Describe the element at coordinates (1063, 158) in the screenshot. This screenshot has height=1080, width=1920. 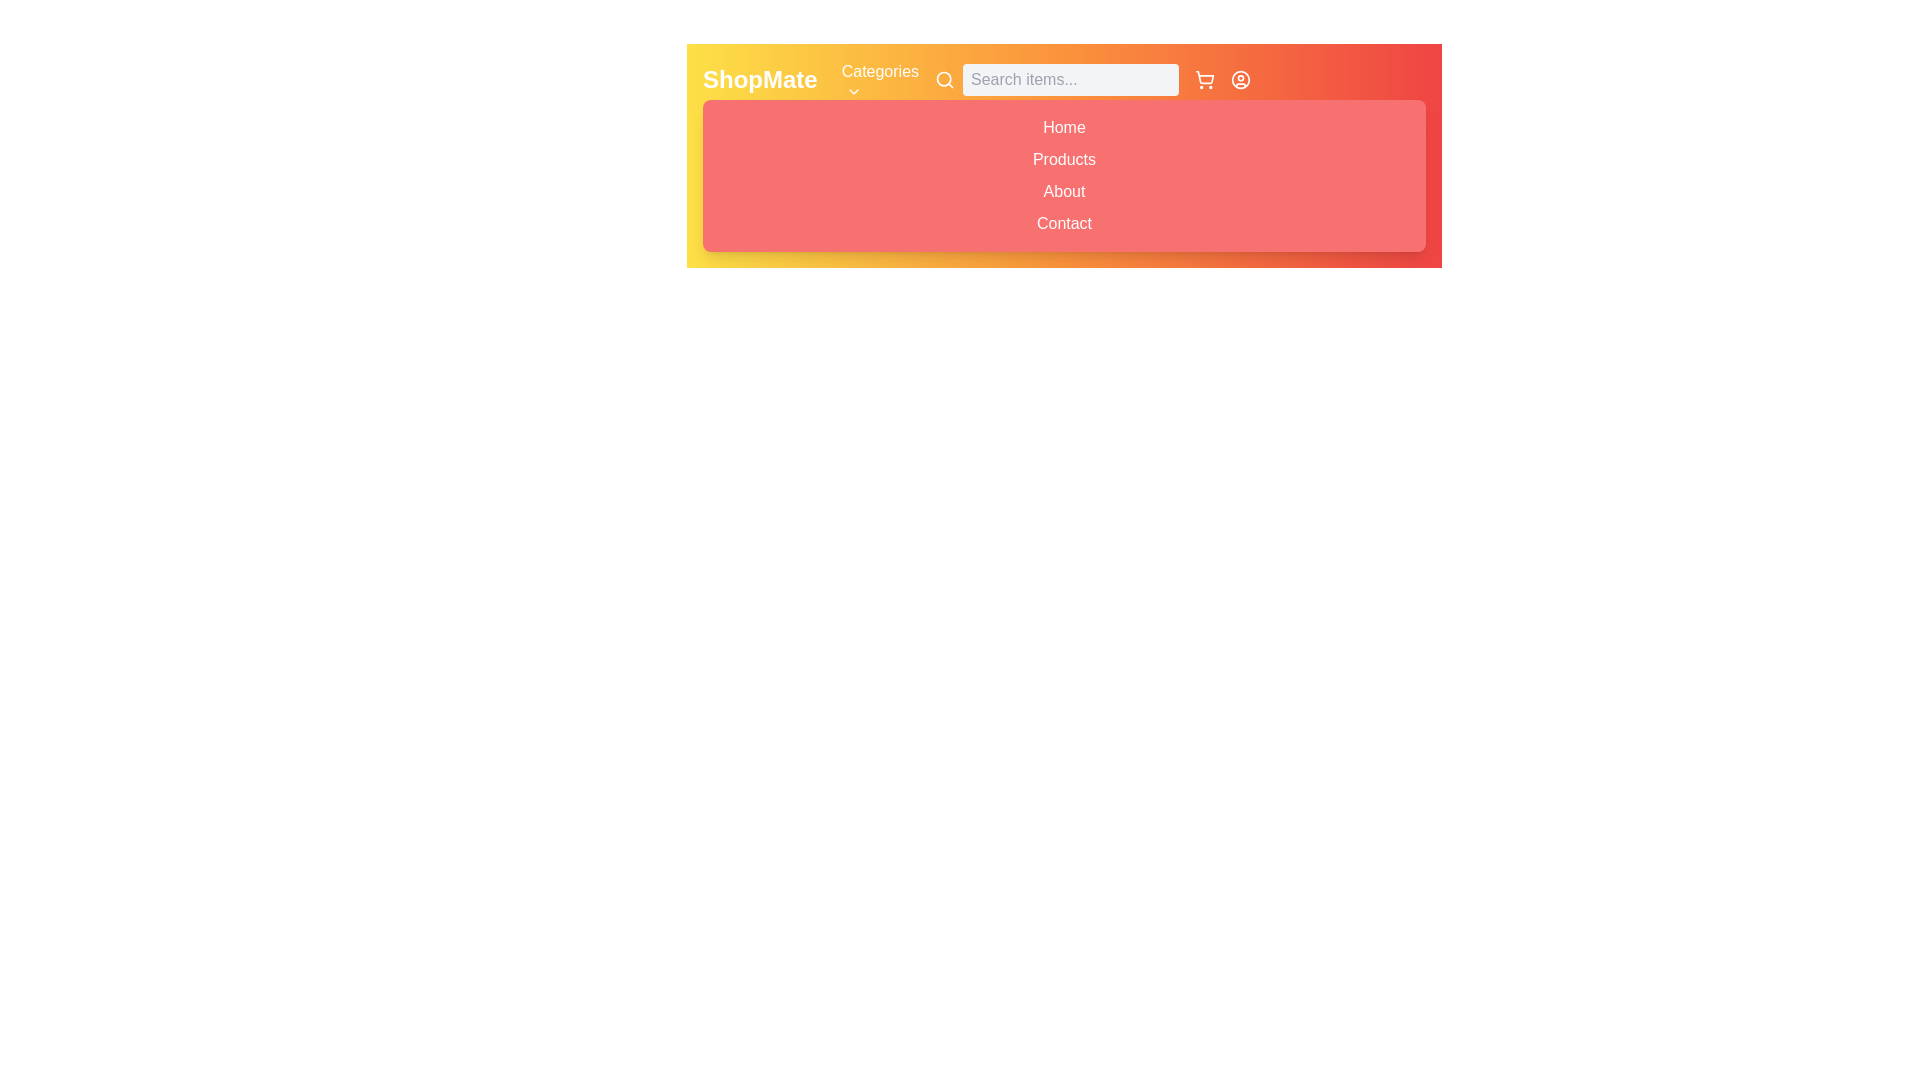
I see `the 'Products' hyperlink in the dropdown menu to trigger the hover effect` at that location.